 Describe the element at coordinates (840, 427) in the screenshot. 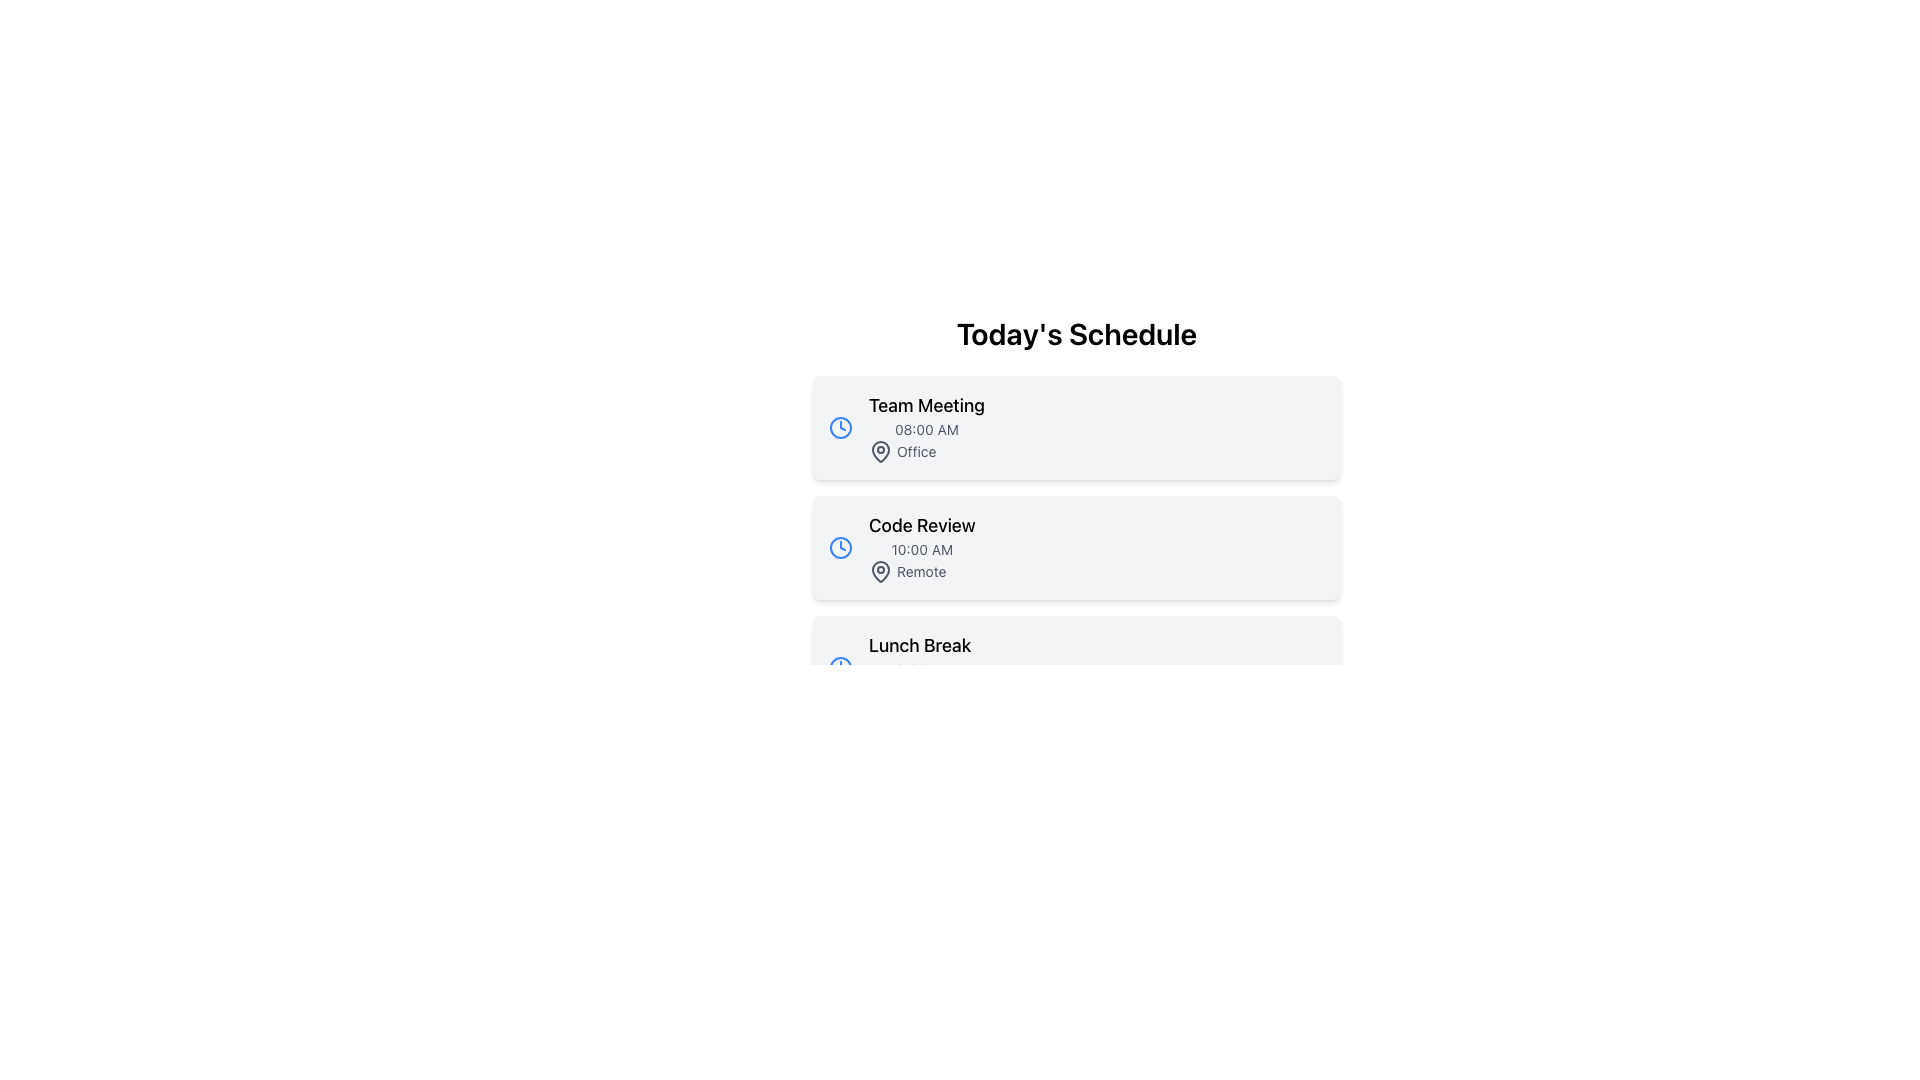

I see `the clock icon representing the time aspect of the 'Team Meeting' event, located in the first card under 'Today's Schedule', to the left of the text '08:00 AM' and 'Office'` at that location.